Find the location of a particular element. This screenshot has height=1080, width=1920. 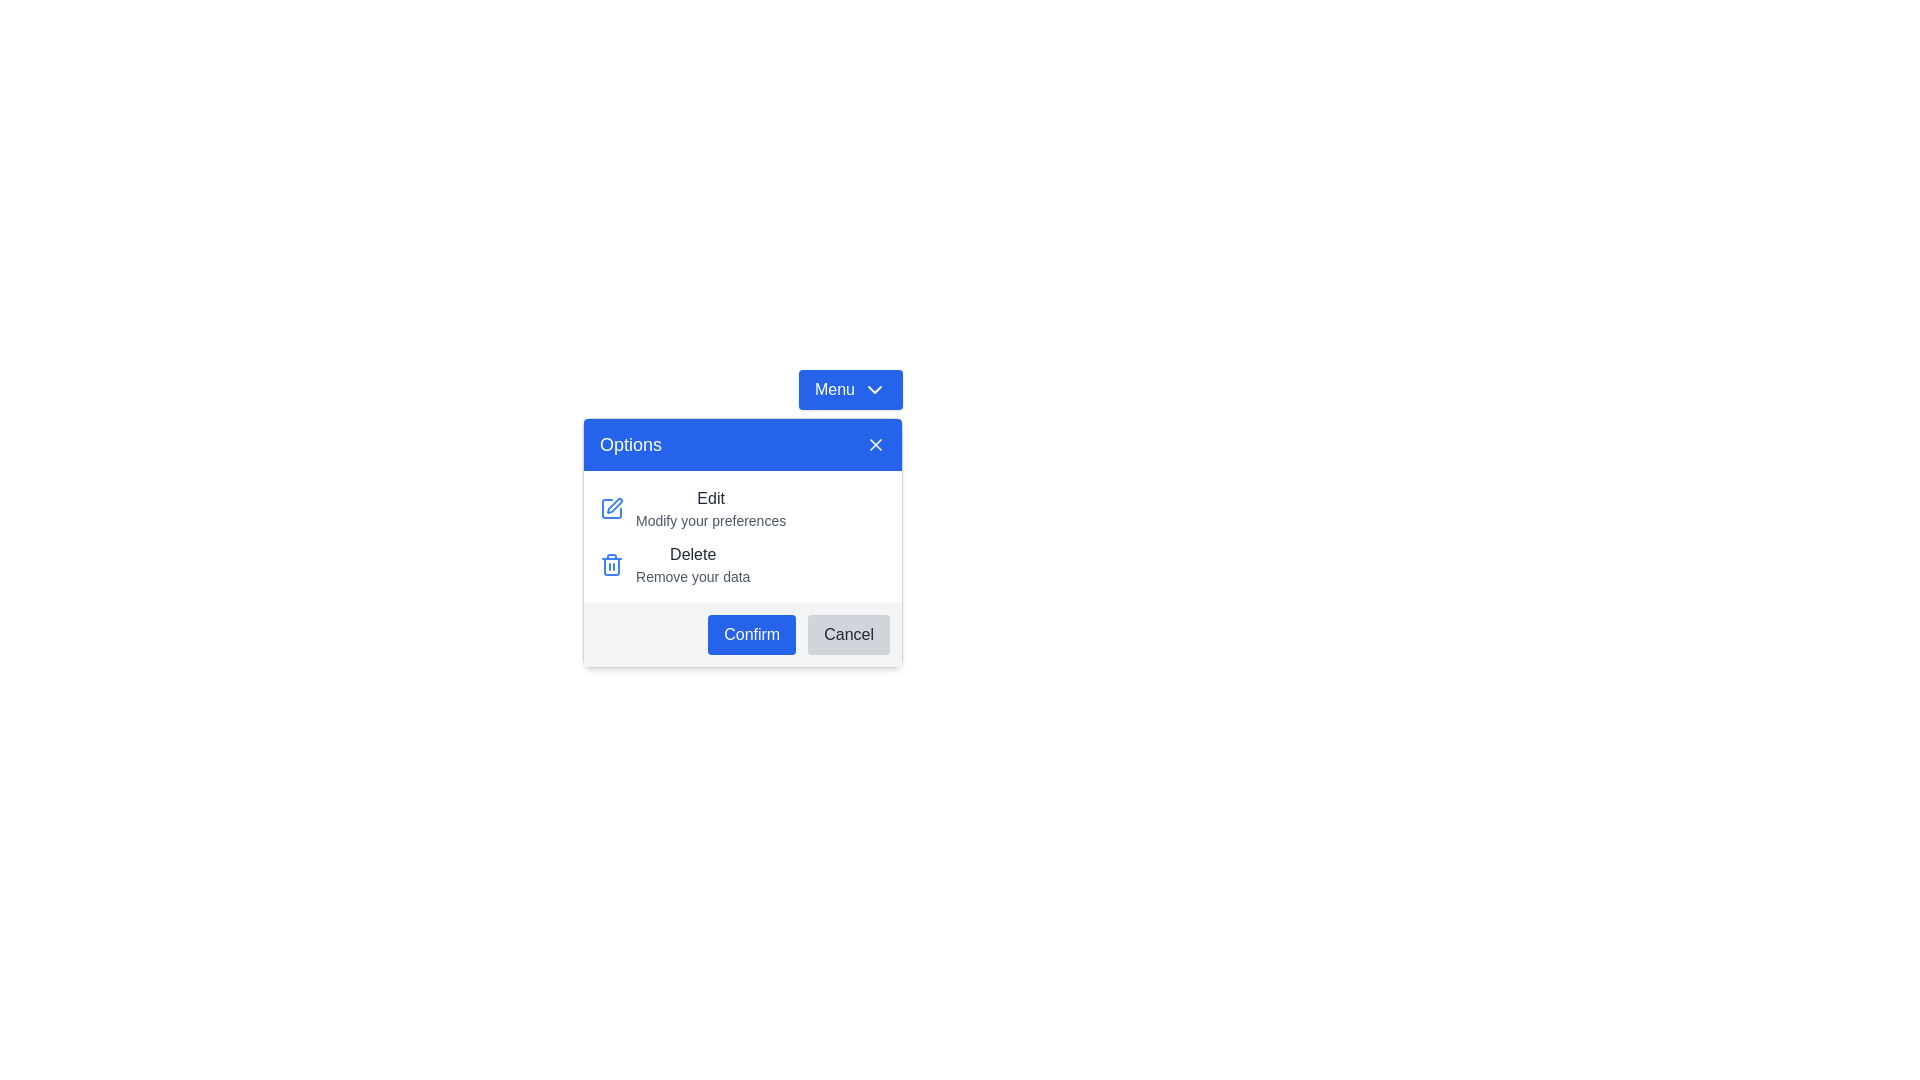

the delete action icon, which is located to the left of the 'Delete' text label and above 'Remove your data.' is located at coordinates (611, 564).